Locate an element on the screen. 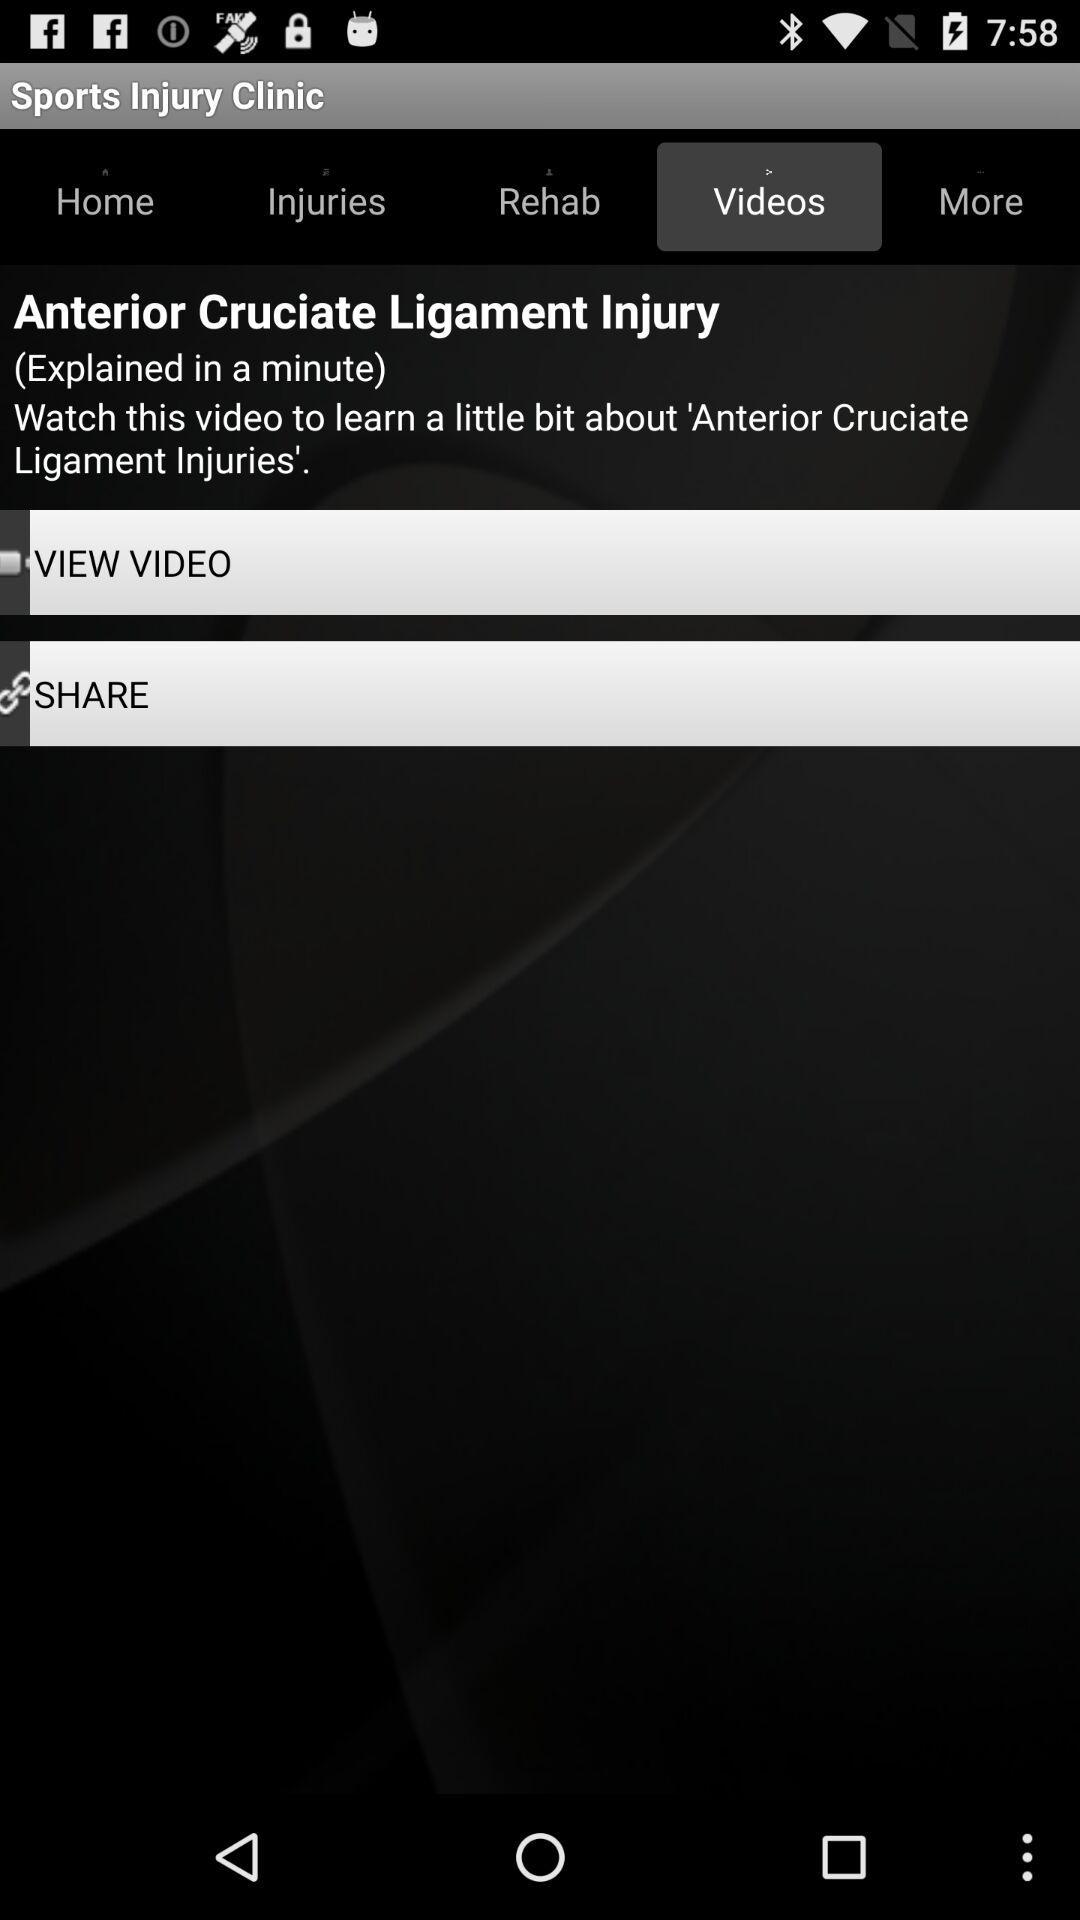 Image resolution: width=1080 pixels, height=1920 pixels. button to the left of the injuries button is located at coordinates (105, 196).